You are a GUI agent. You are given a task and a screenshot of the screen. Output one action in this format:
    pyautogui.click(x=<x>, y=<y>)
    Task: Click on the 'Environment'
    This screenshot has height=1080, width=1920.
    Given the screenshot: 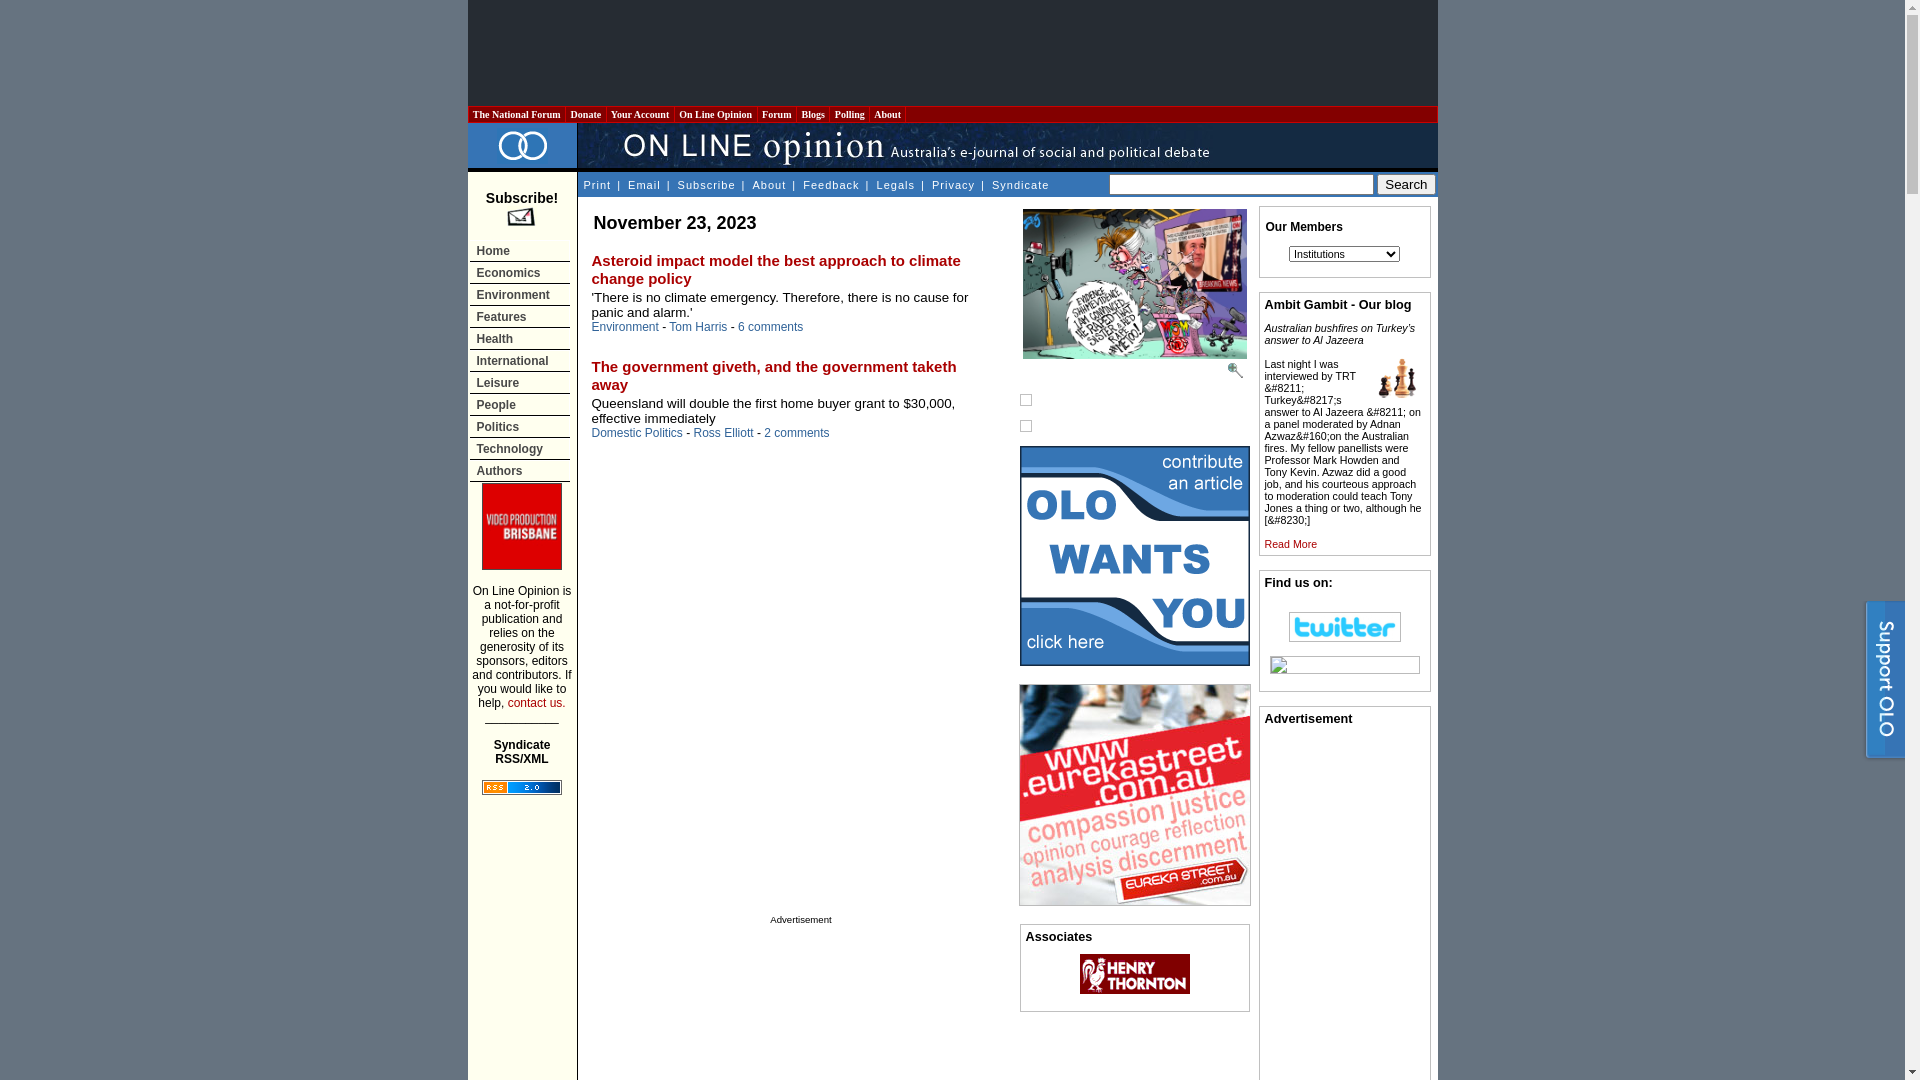 What is the action you would take?
    pyautogui.click(x=519, y=294)
    